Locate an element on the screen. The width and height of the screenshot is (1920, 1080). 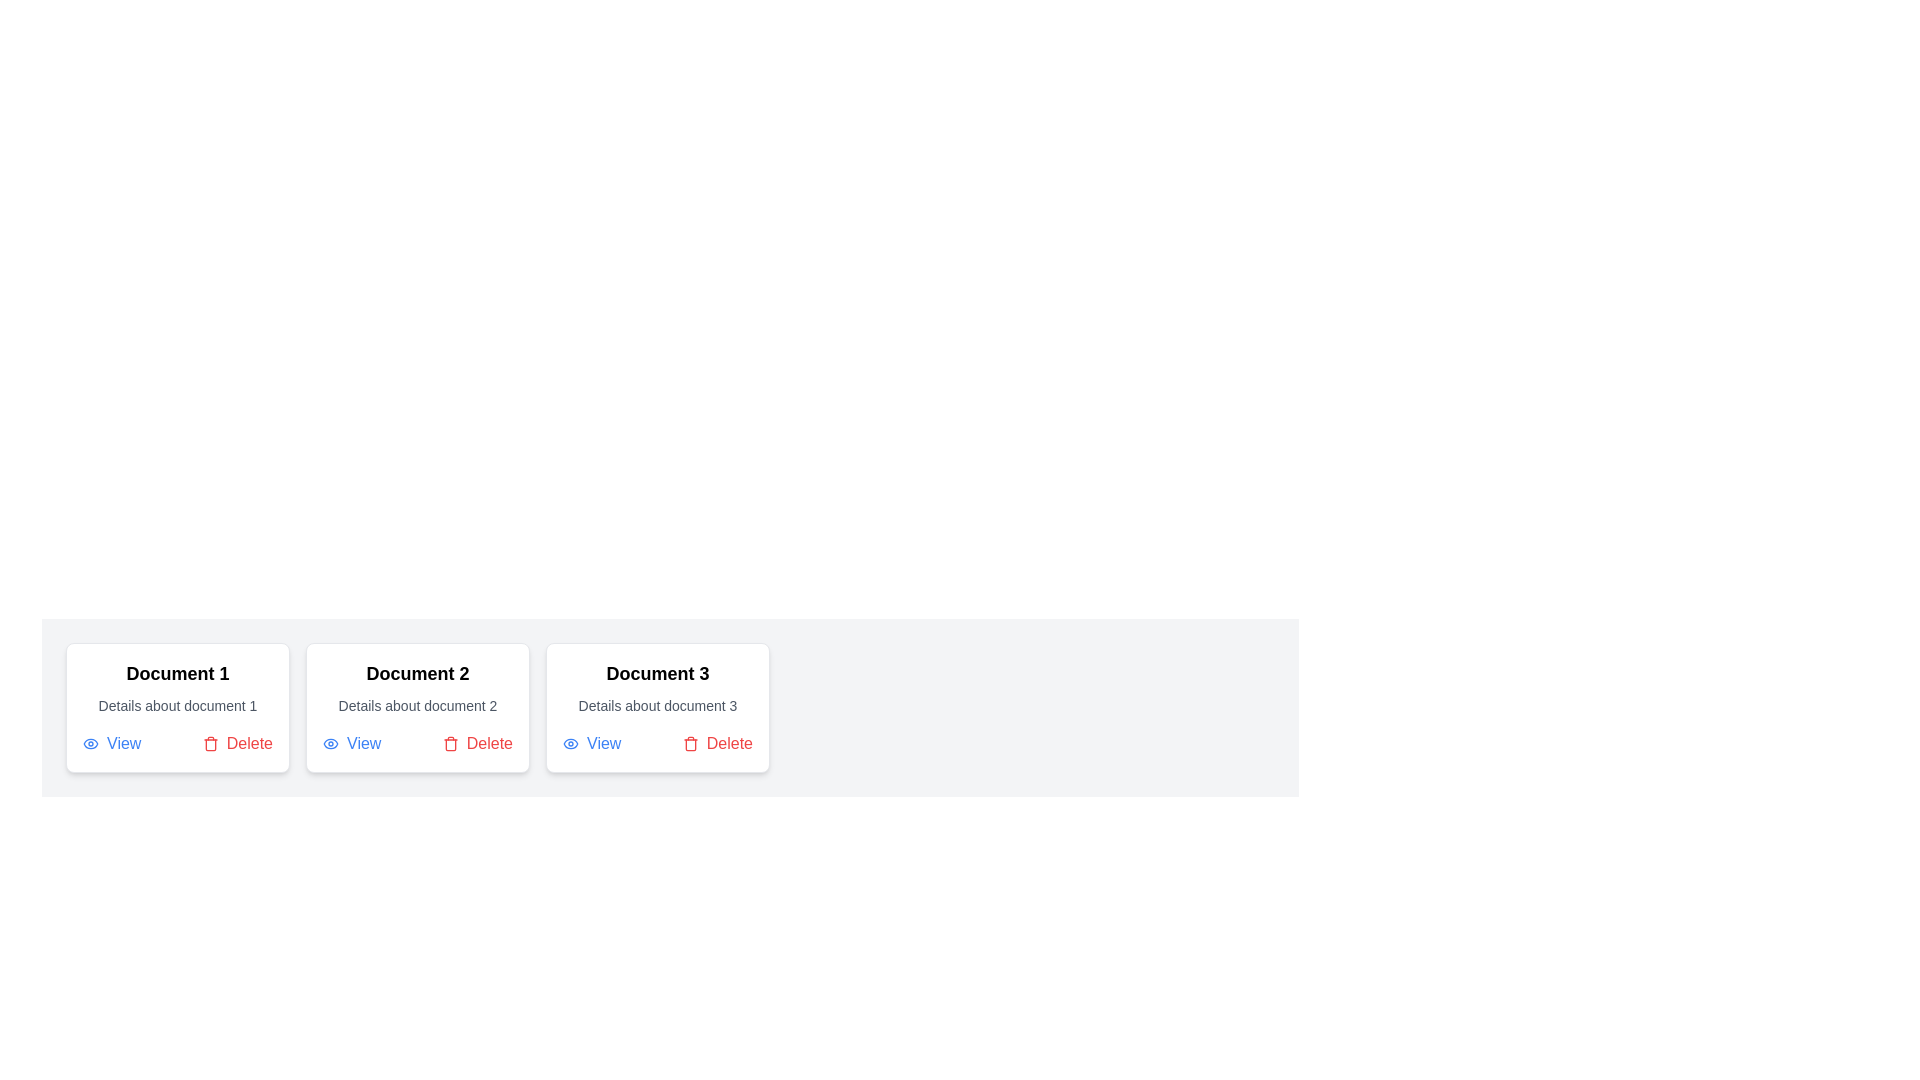
the delete icon located in the bottom-right corner of the 'Document 1' card is located at coordinates (210, 744).